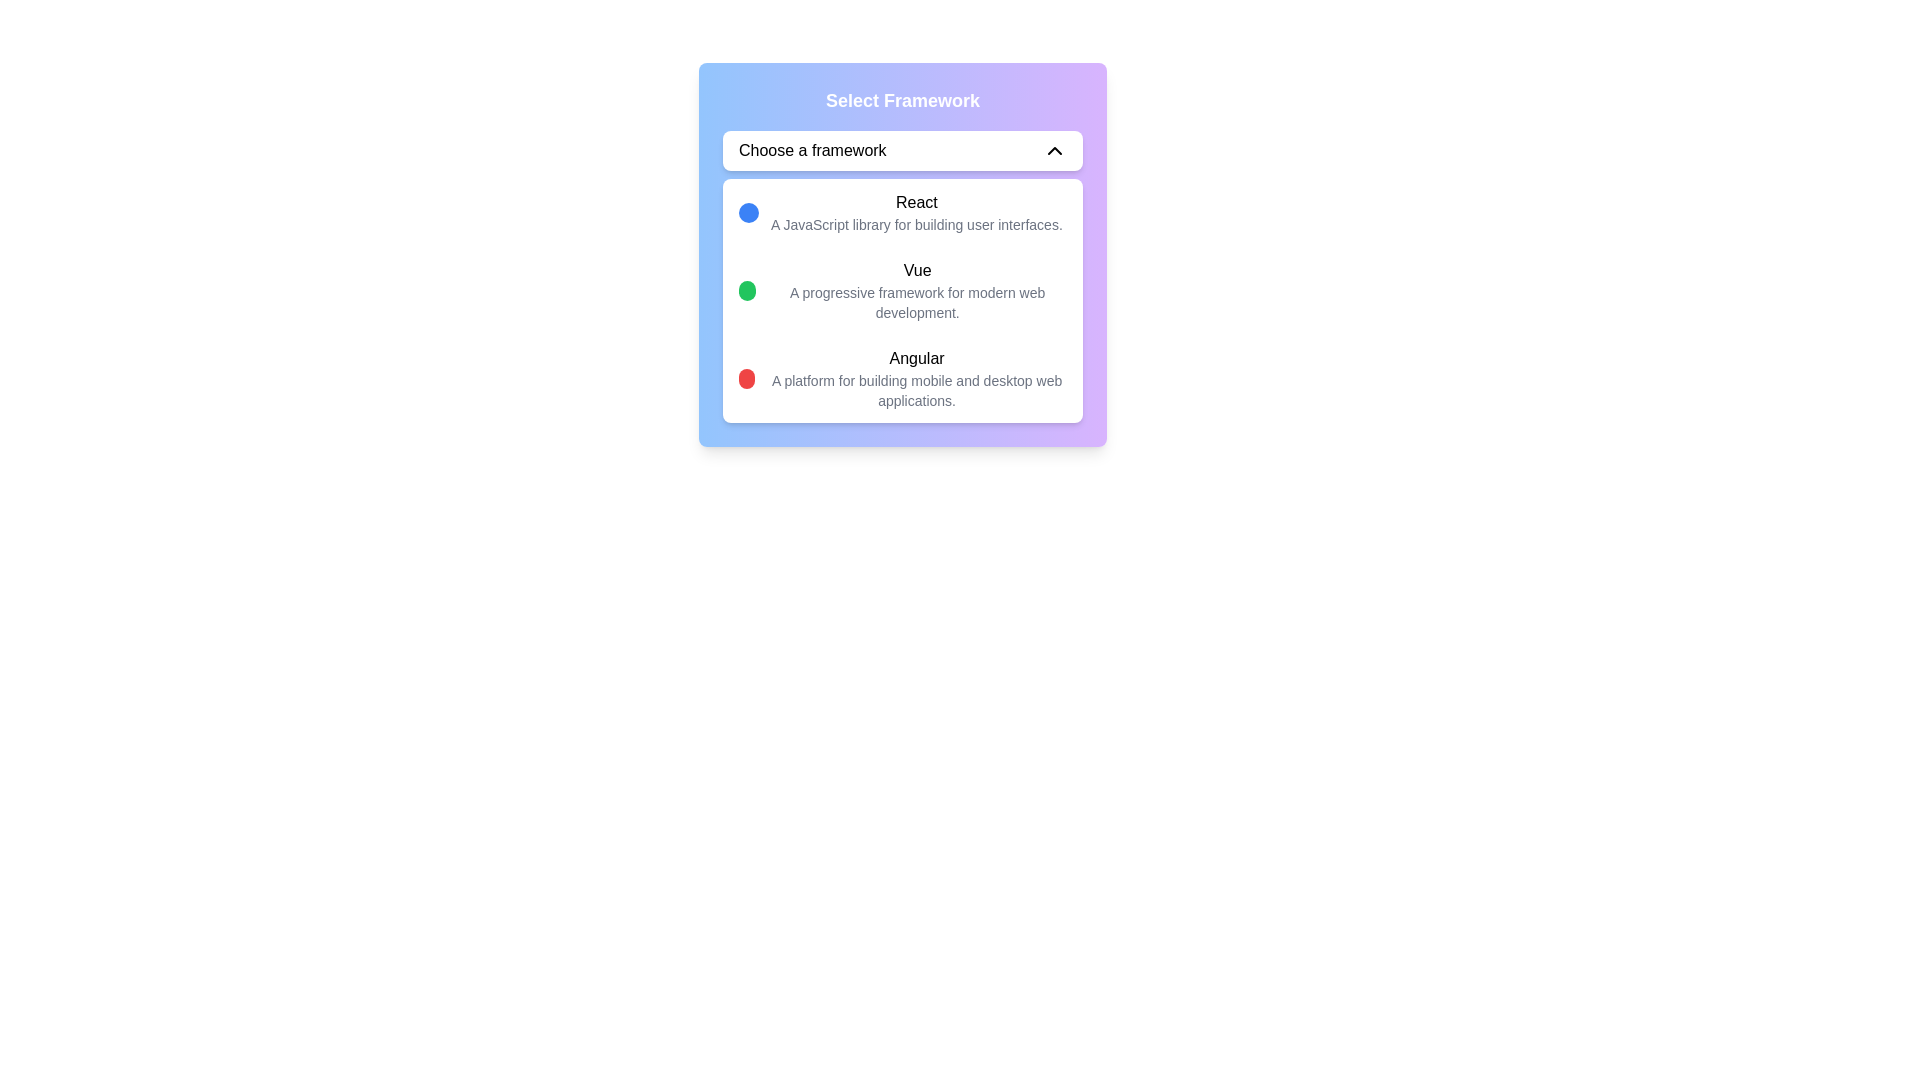  I want to click on the text label that describes the 'Angular' framework option in the selection list titled 'Select Framework', located below the 'Vue' option, so click(915, 378).